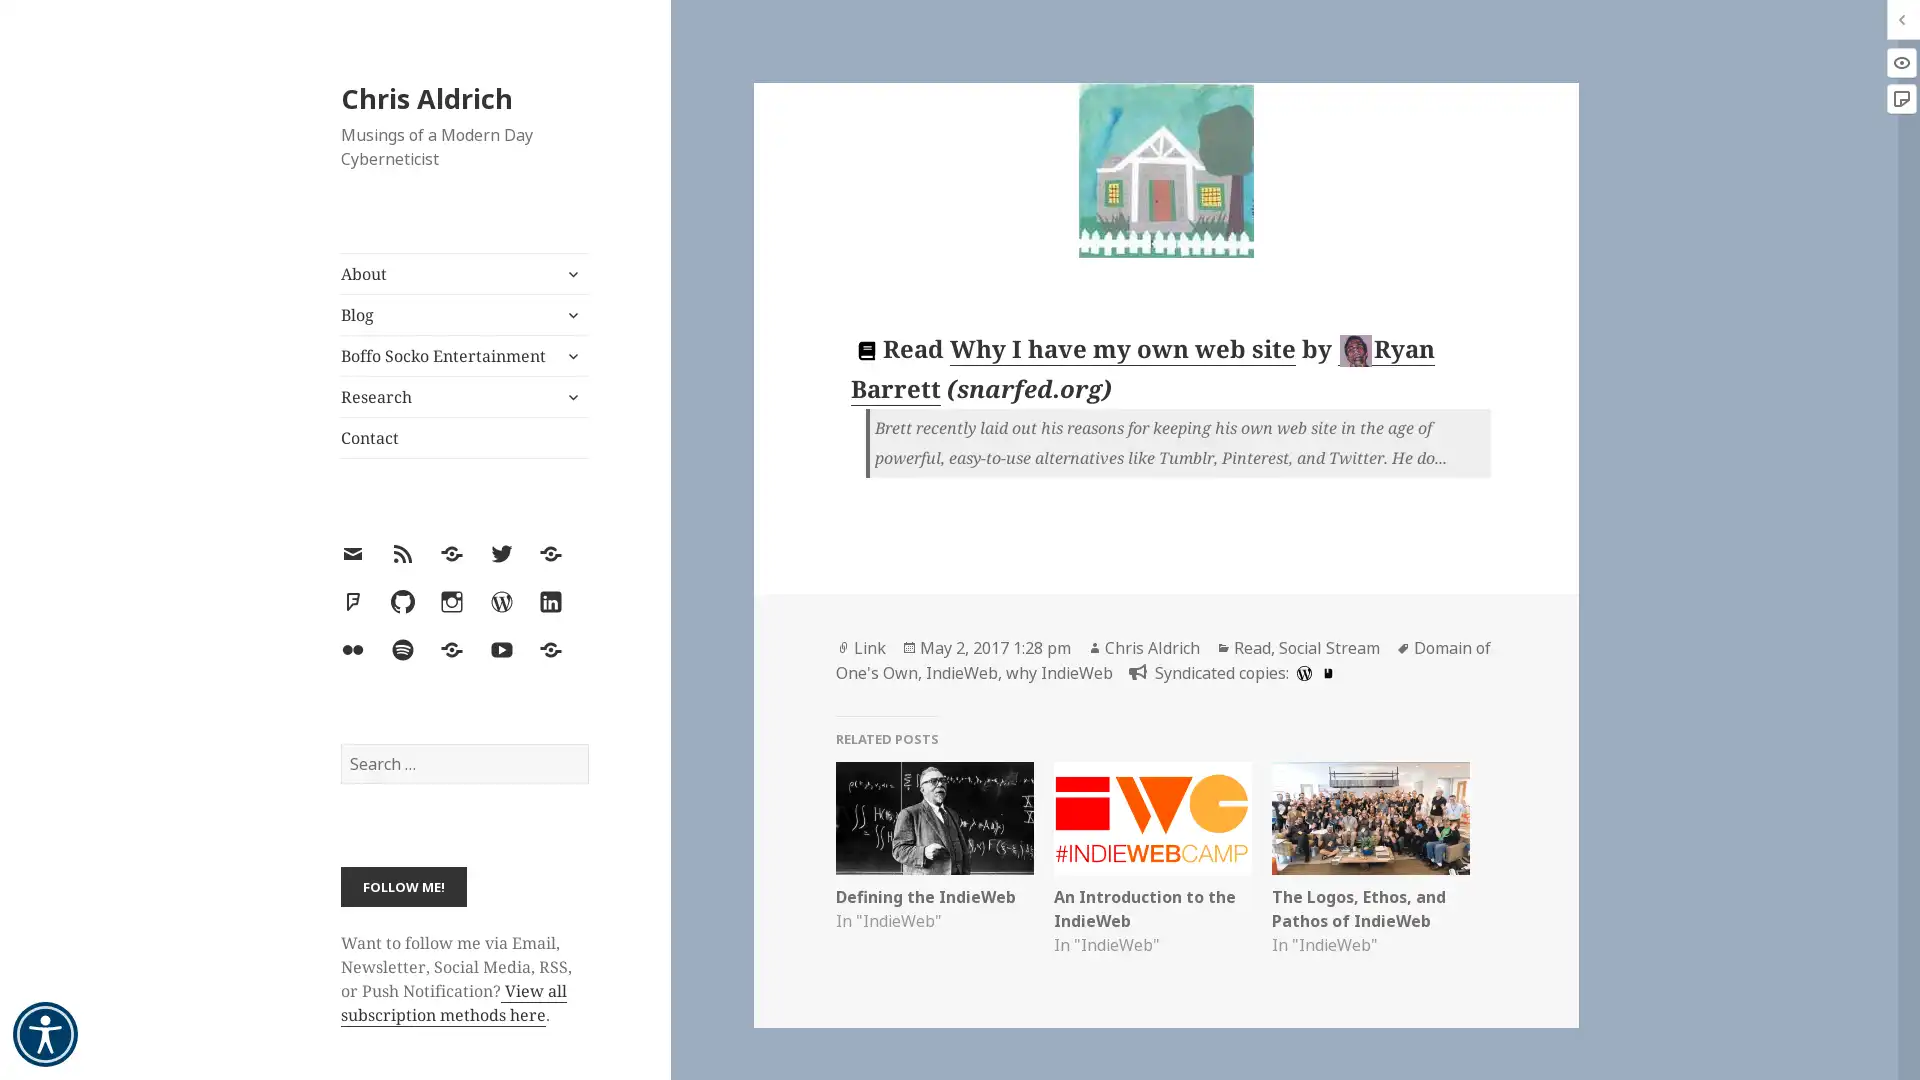  I want to click on expand child menu, so click(570, 354).